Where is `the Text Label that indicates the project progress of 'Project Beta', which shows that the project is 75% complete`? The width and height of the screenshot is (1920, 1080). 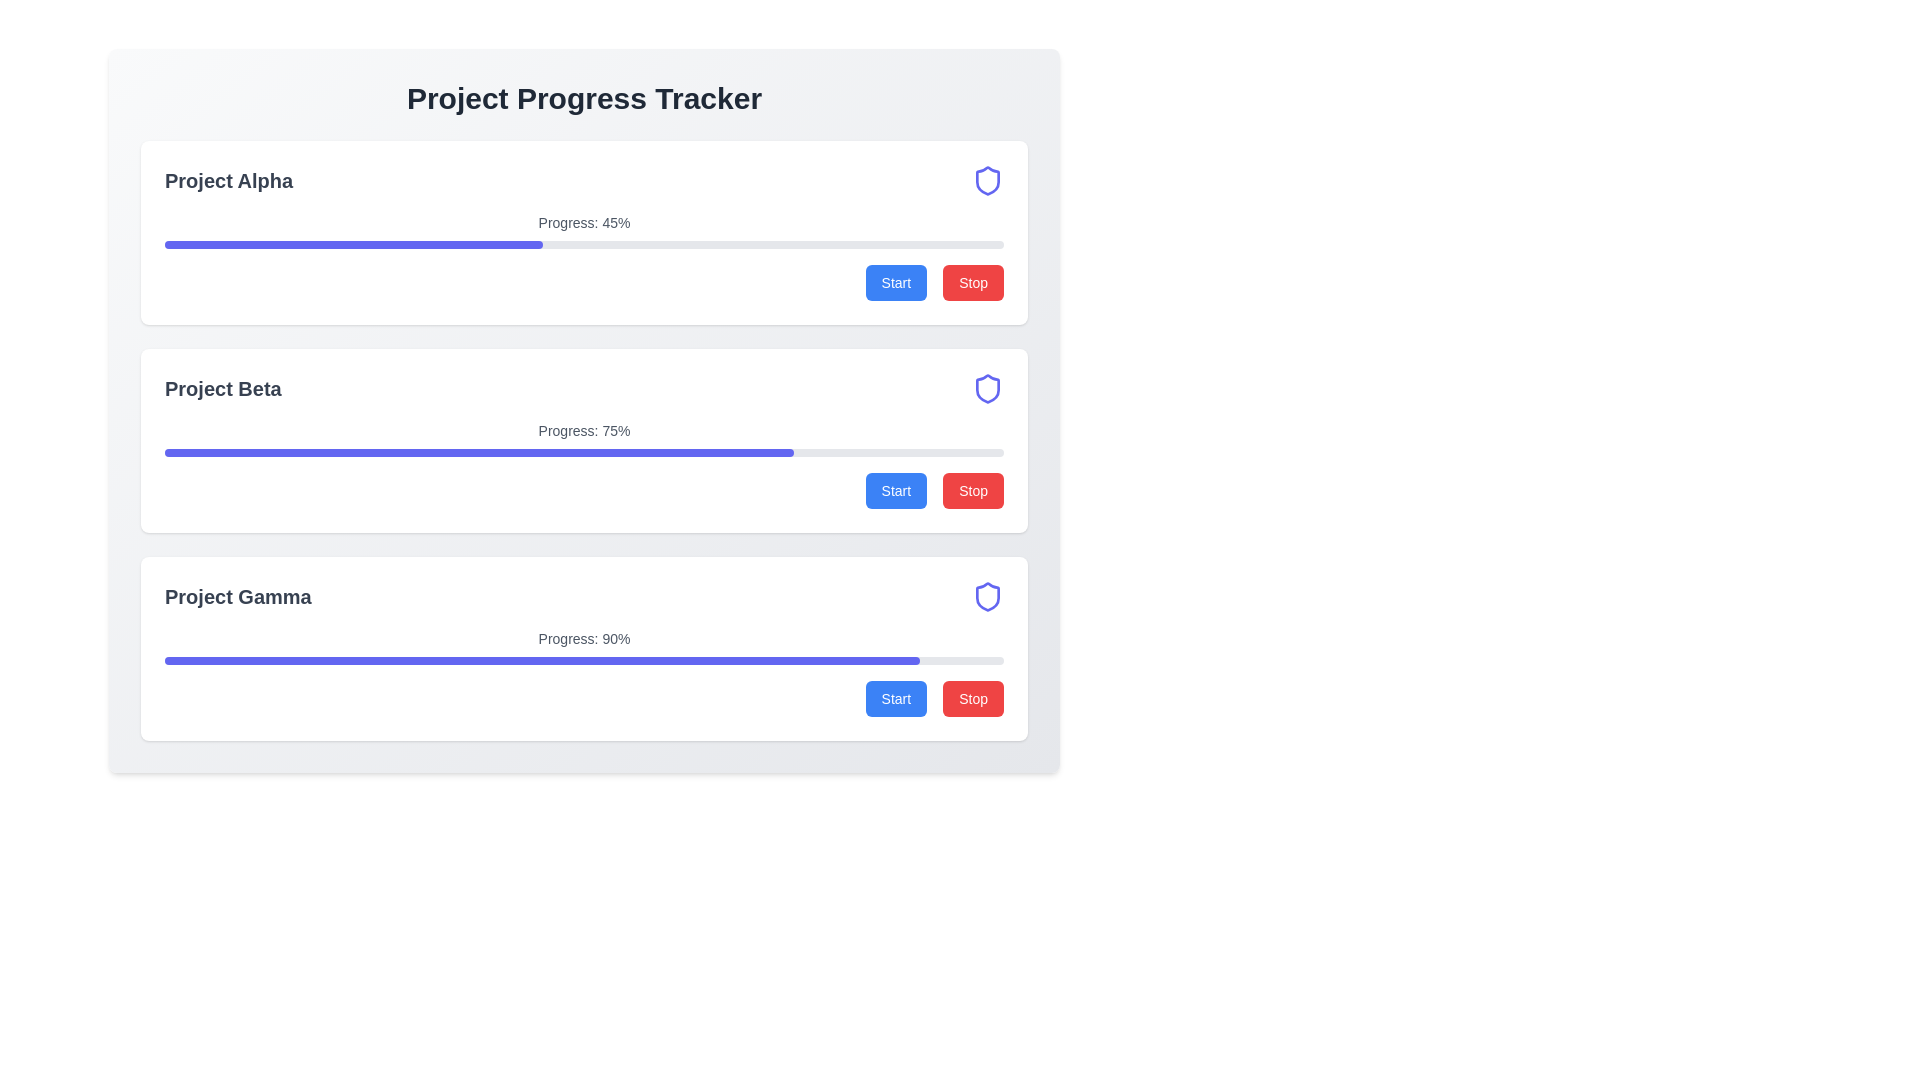 the Text Label that indicates the project progress of 'Project Beta', which shows that the project is 75% complete is located at coordinates (583, 430).